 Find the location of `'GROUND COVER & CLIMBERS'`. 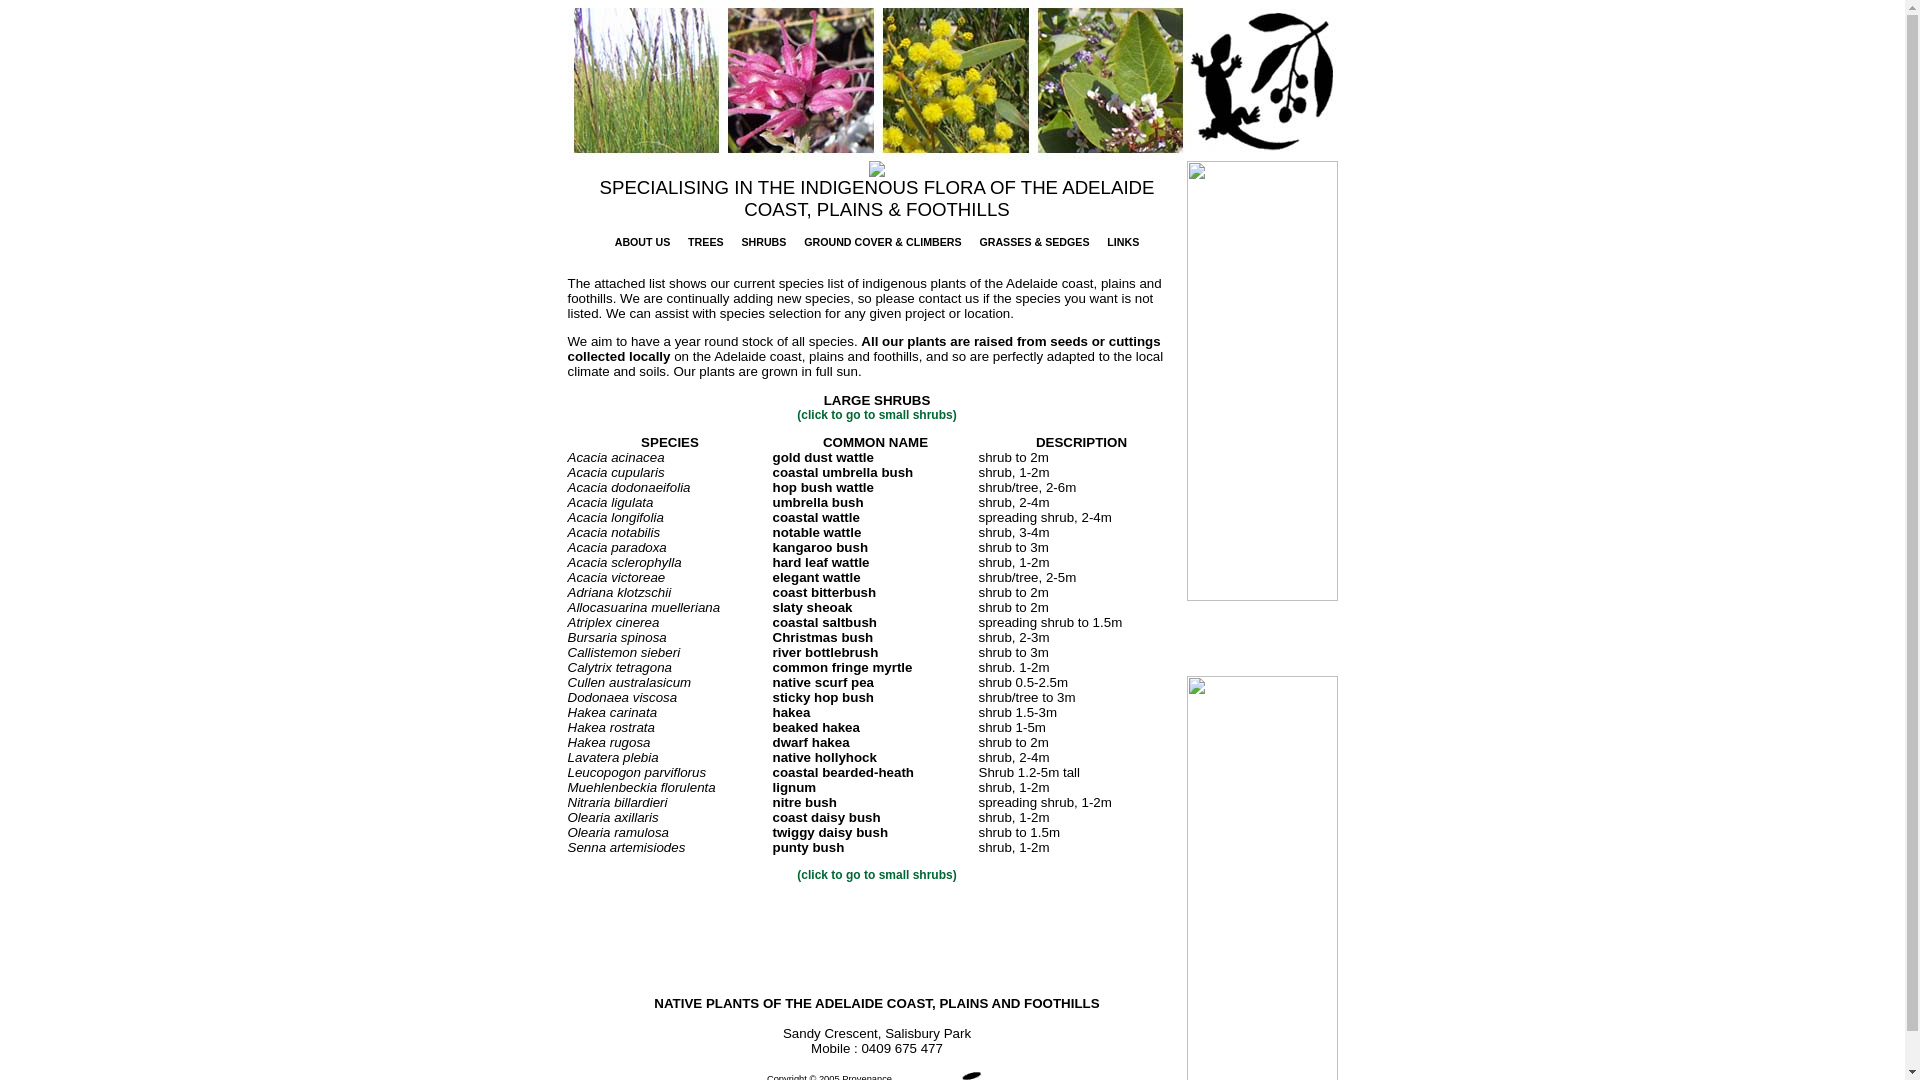

'GROUND COVER & CLIMBERS' is located at coordinates (881, 241).